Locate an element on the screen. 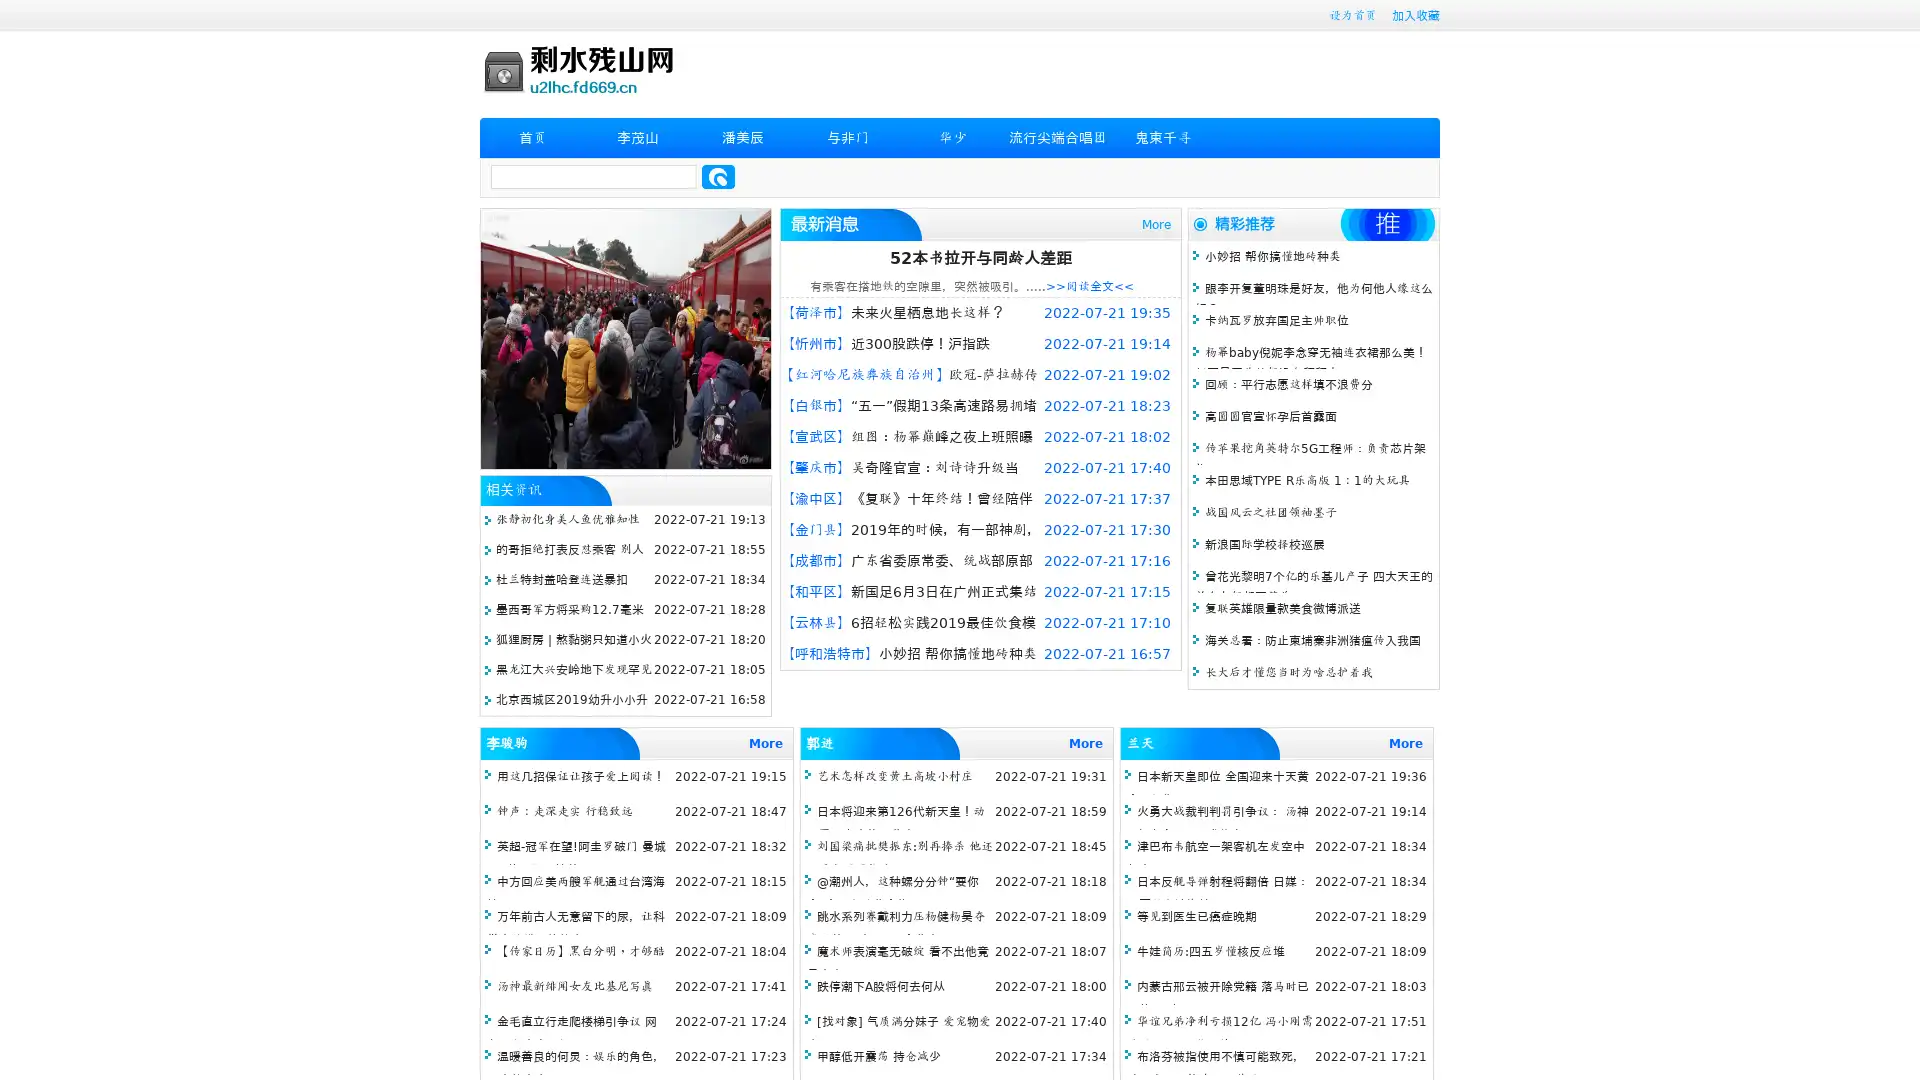 This screenshot has height=1080, width=1920. Search is located at coordinates (718, 176).